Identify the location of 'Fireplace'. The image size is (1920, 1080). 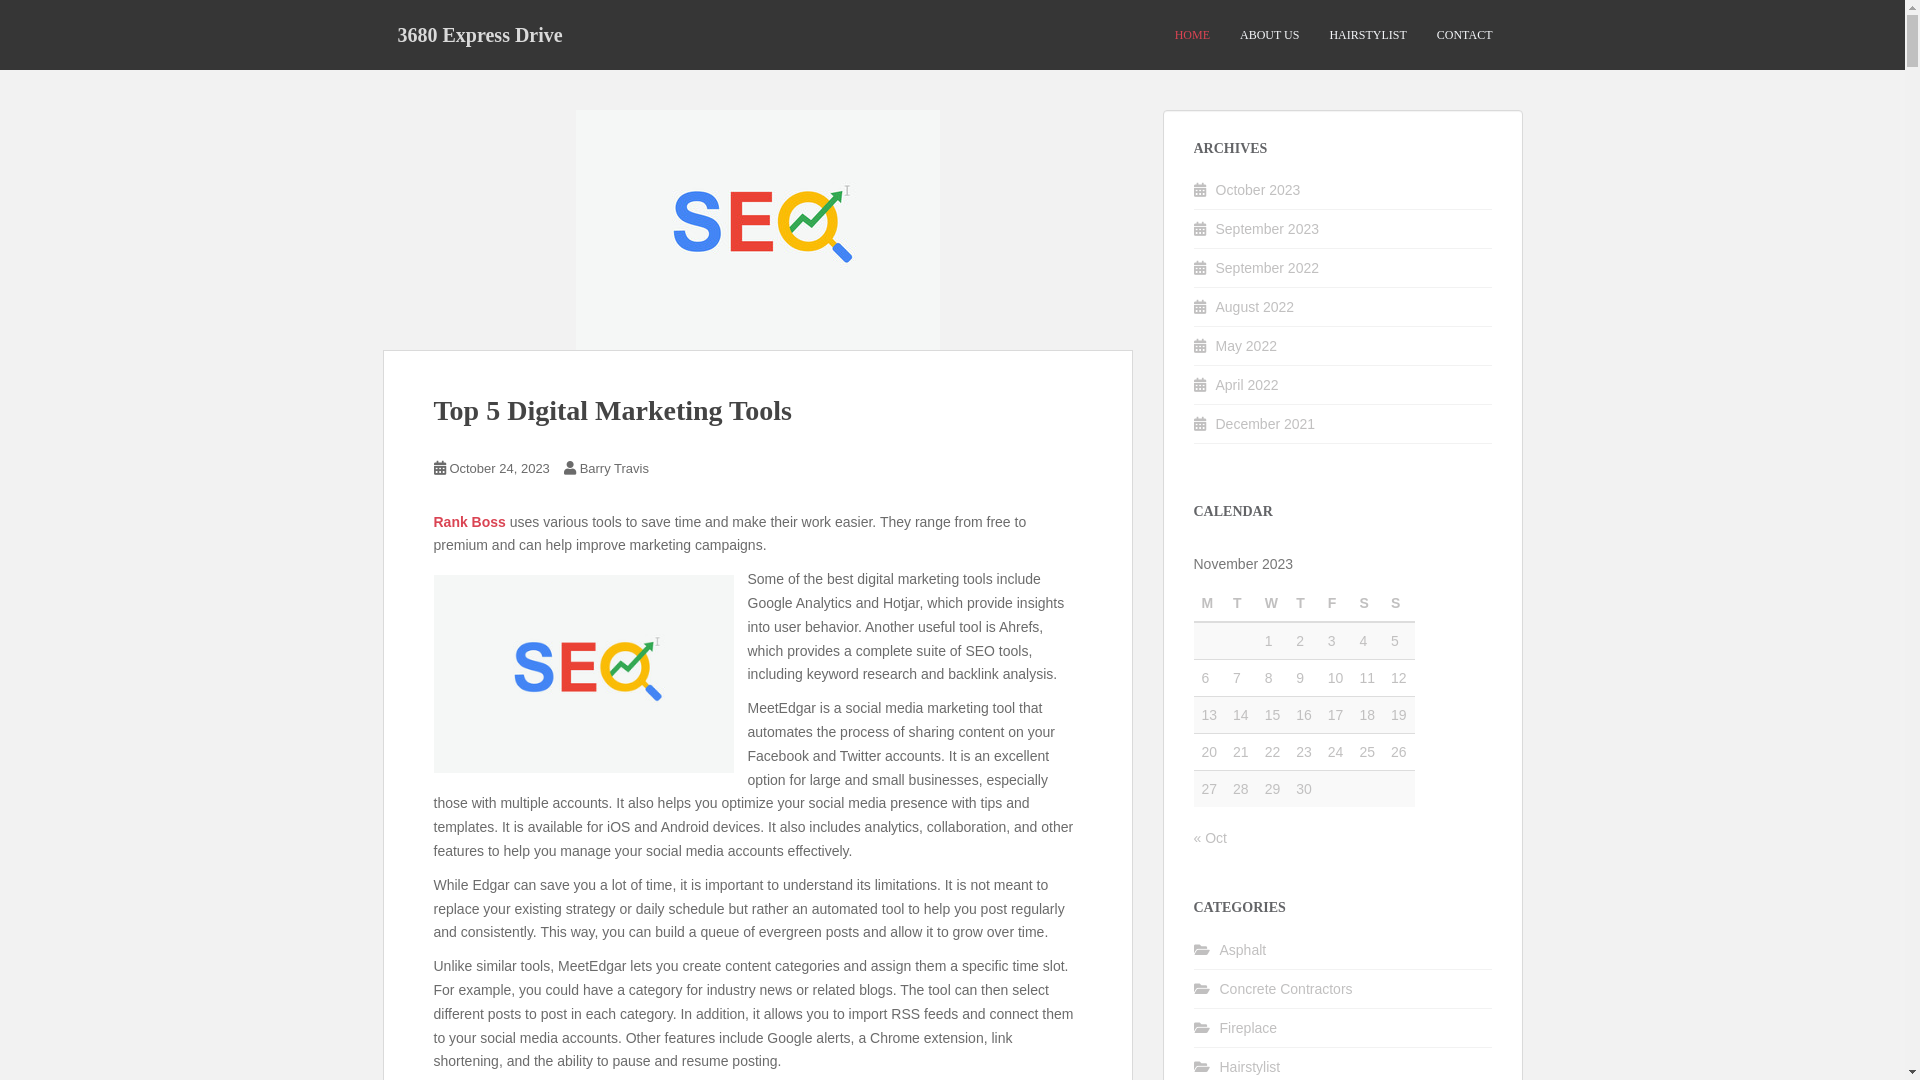
(1247, 1028).